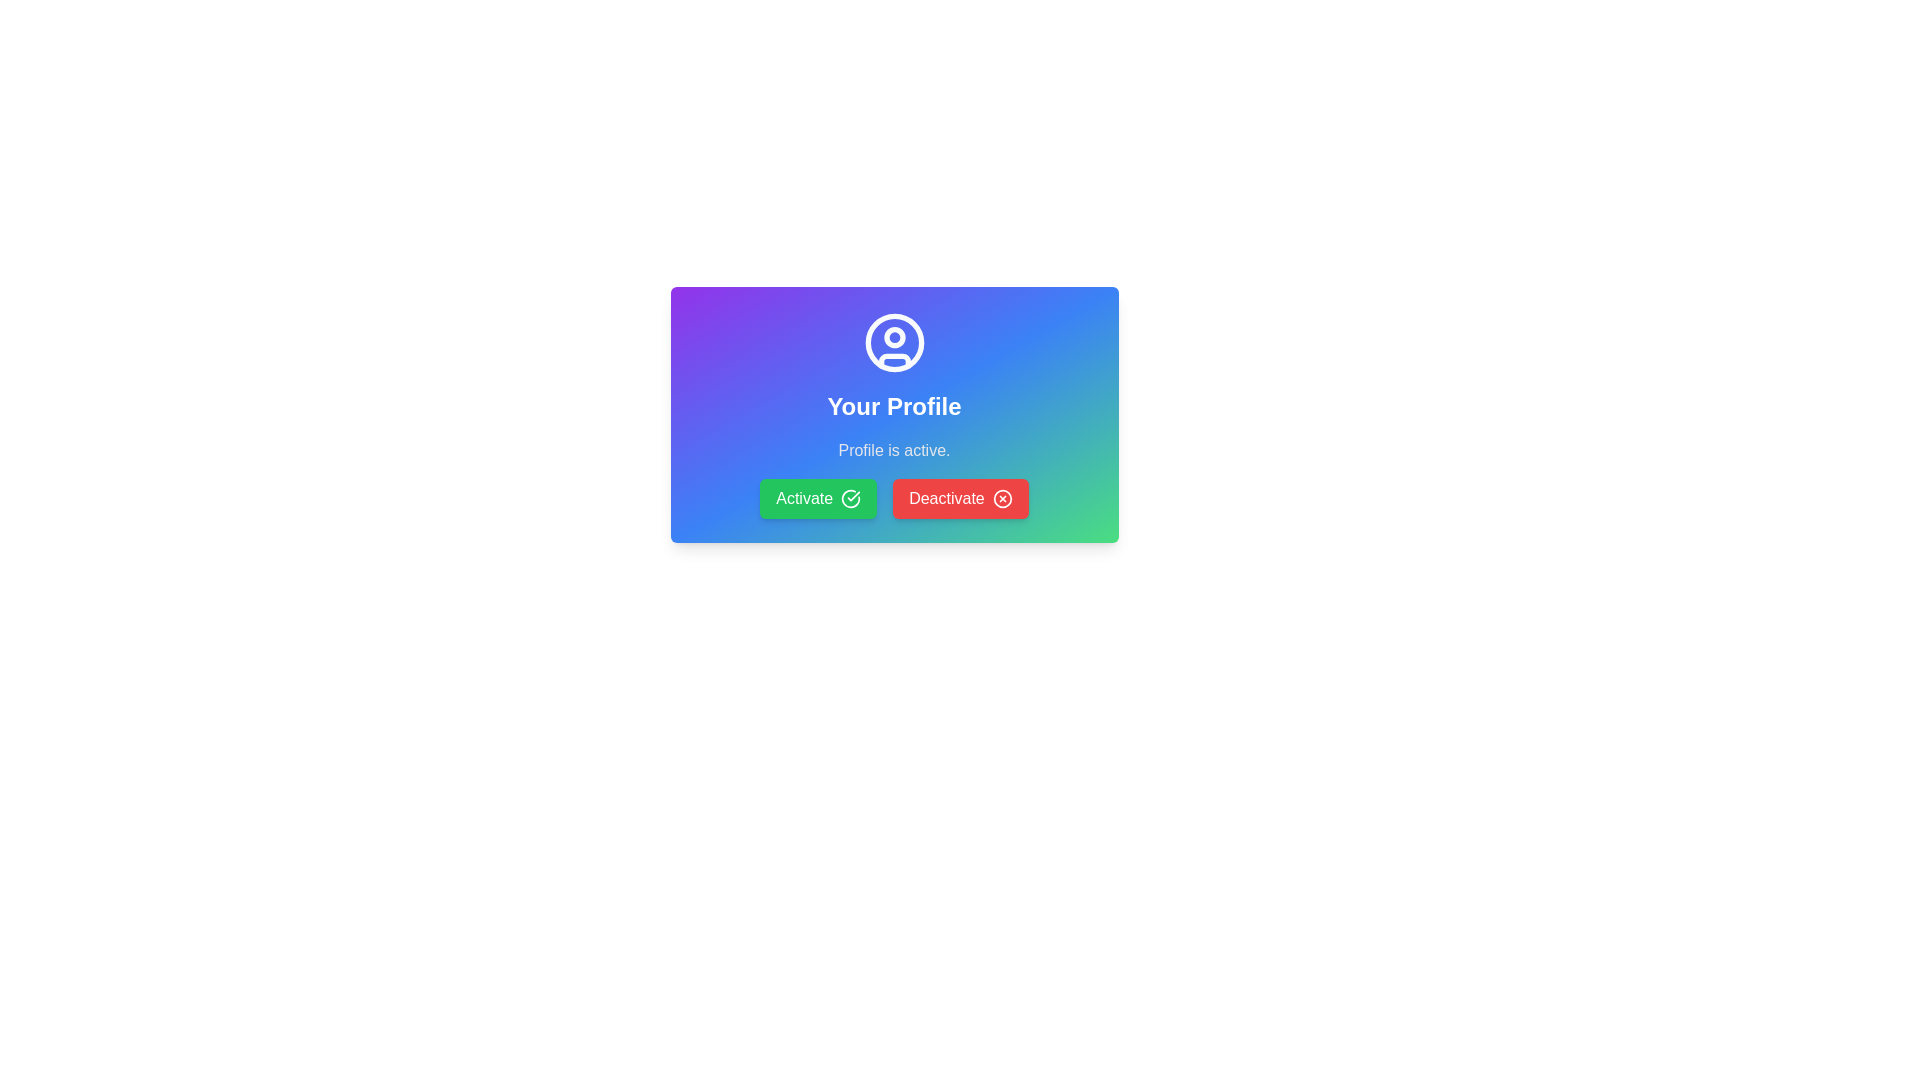  Describe the element at coordinates (1002, 497) in the screenshot. I see `the SVG icon representing the action of deactivation, which is part of the 'Deactivate' button in the horizontal button group` at that location.